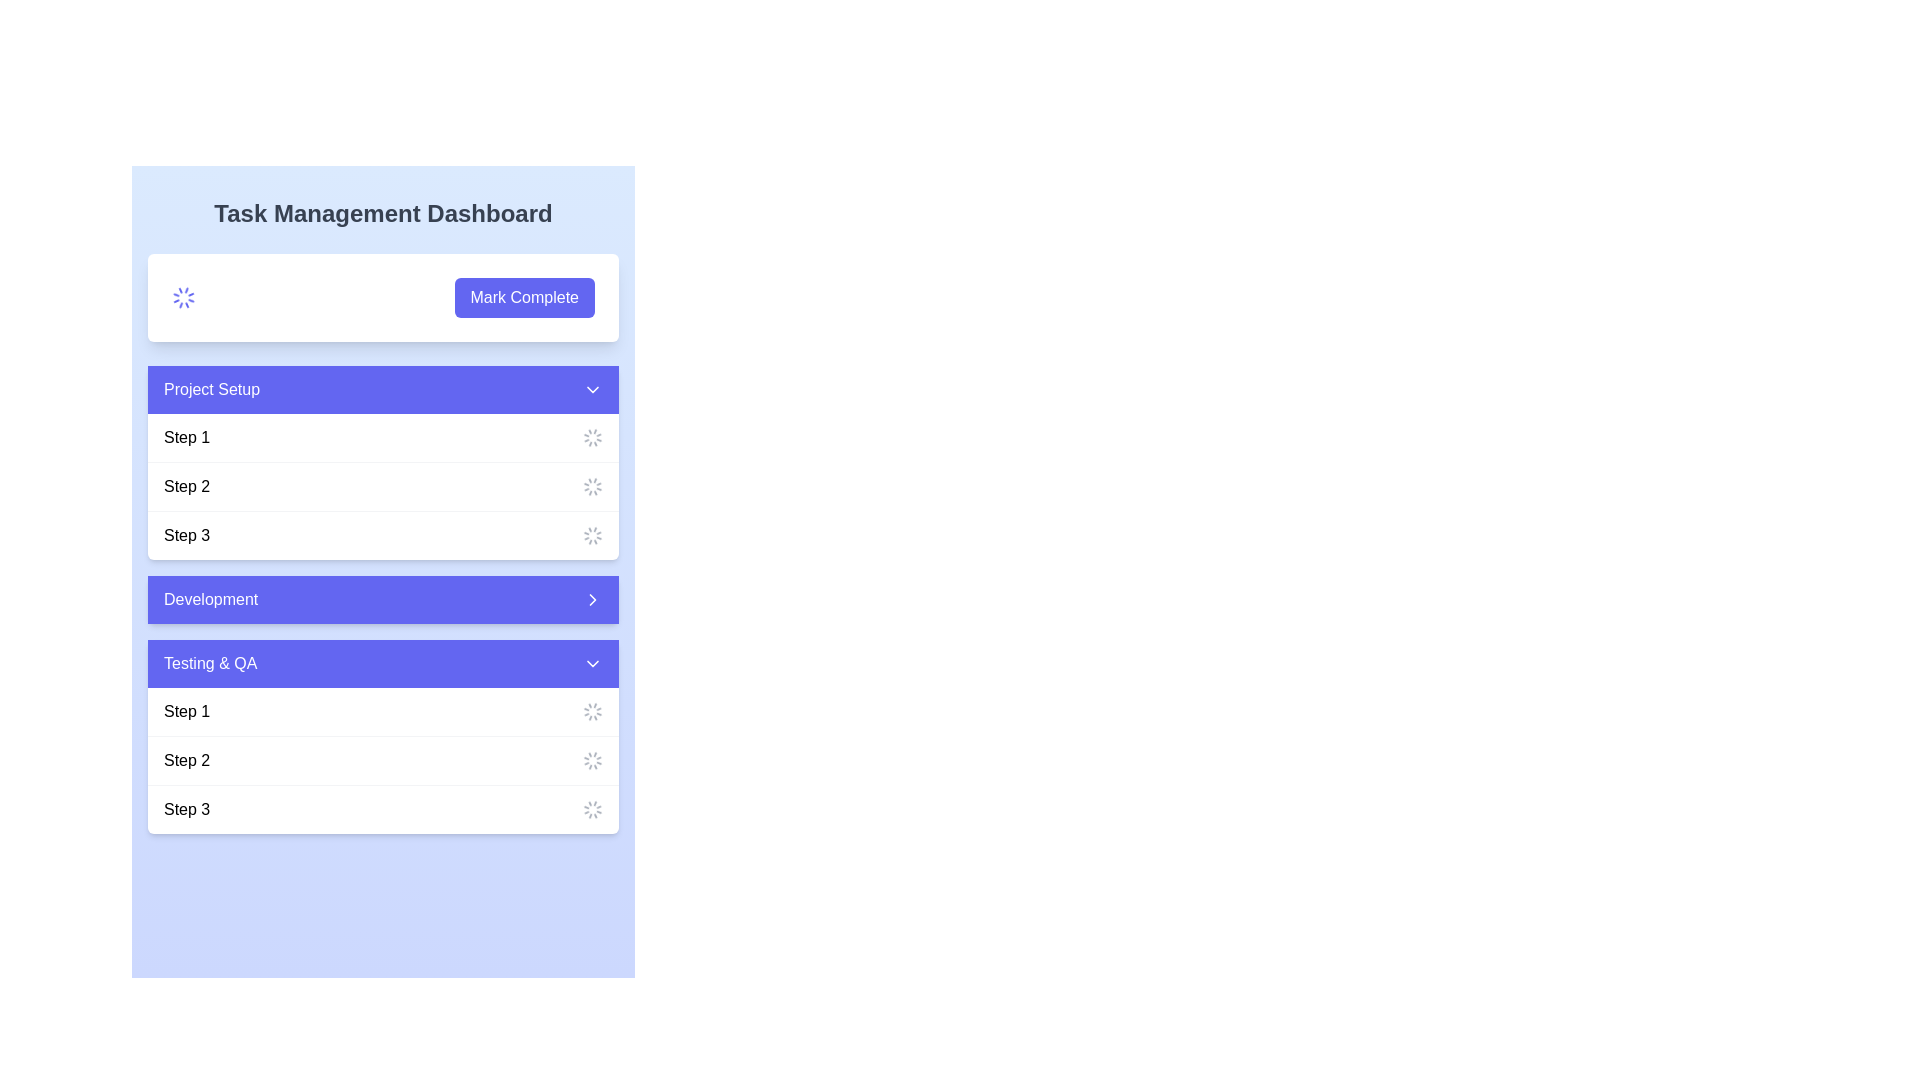  Describe the element at coordinates (592, 437) in the screenshot. I see `the Rotating loader icon located on the far right of the row labeled 'Step 1' in the 'Project Setup' section` at that location.